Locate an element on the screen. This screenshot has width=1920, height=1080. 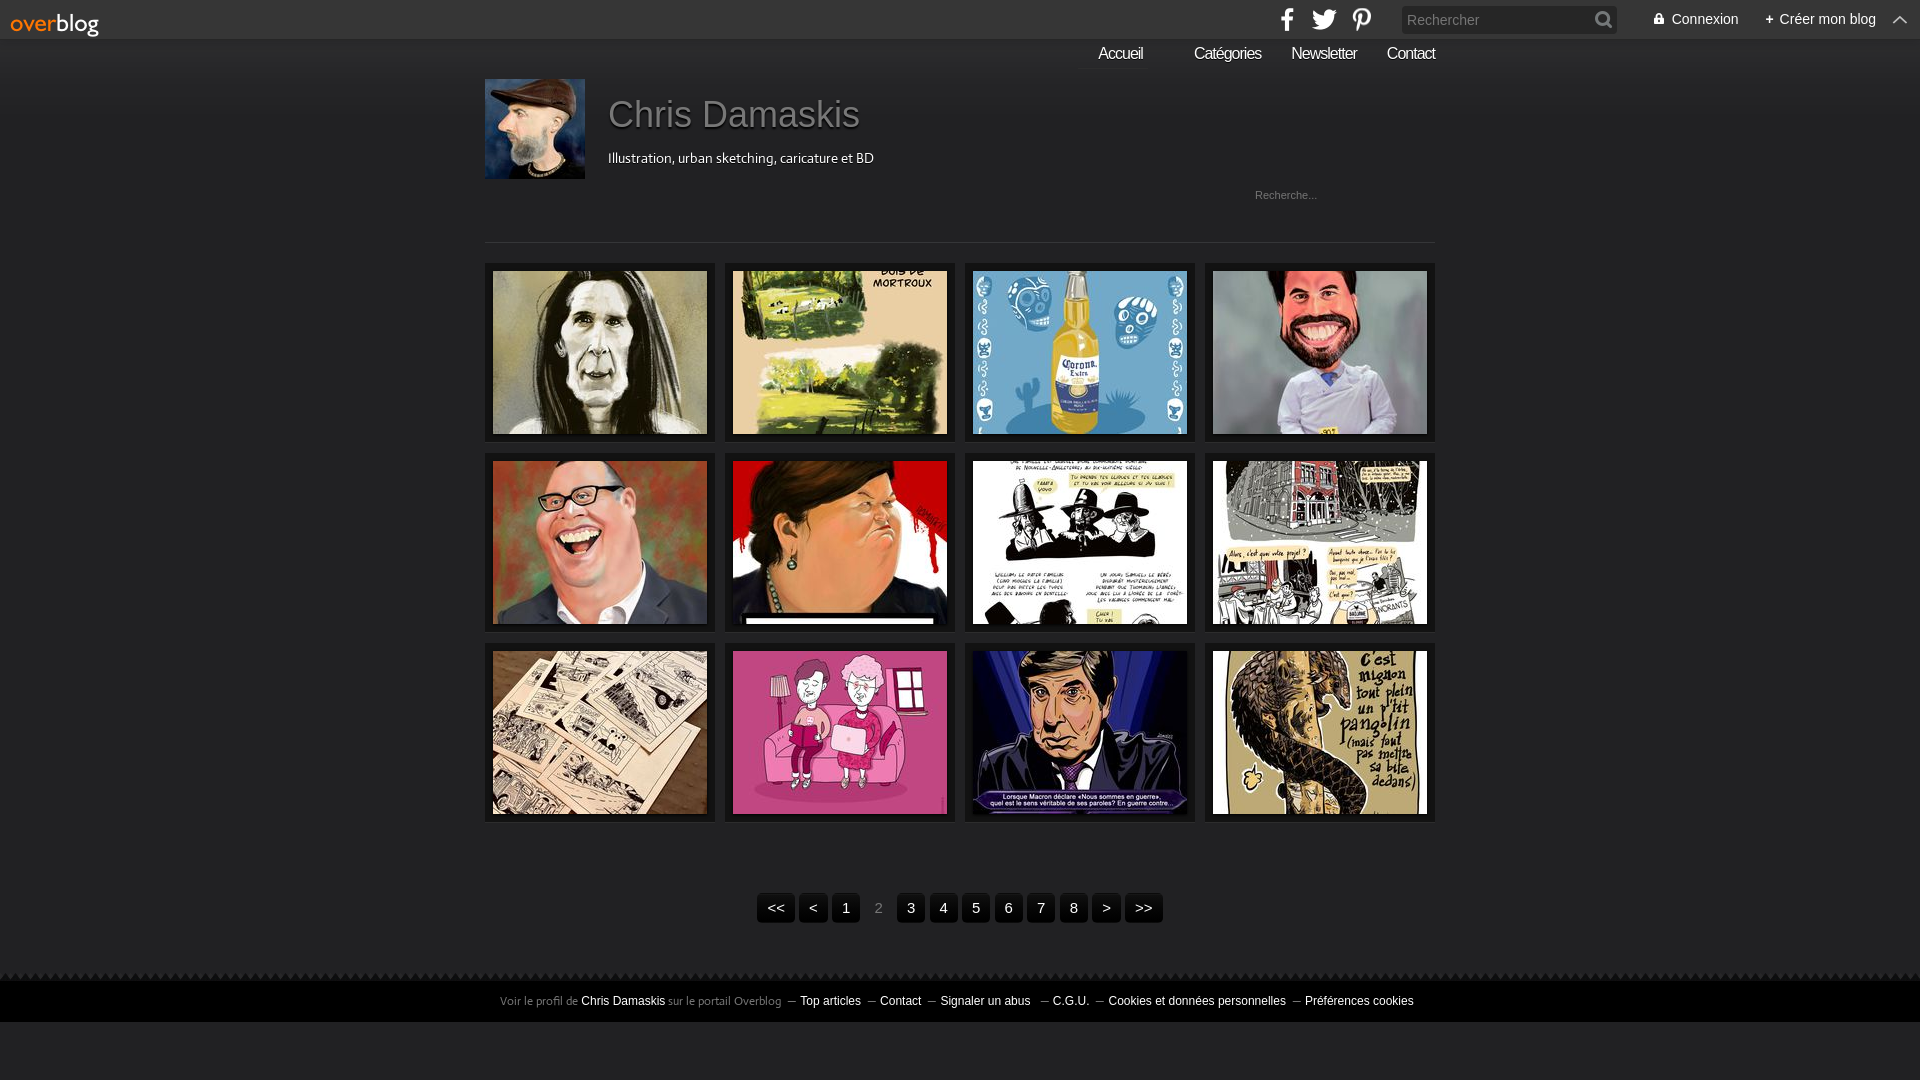
'C.G.U.' is located at coordinates (1070, 1001).